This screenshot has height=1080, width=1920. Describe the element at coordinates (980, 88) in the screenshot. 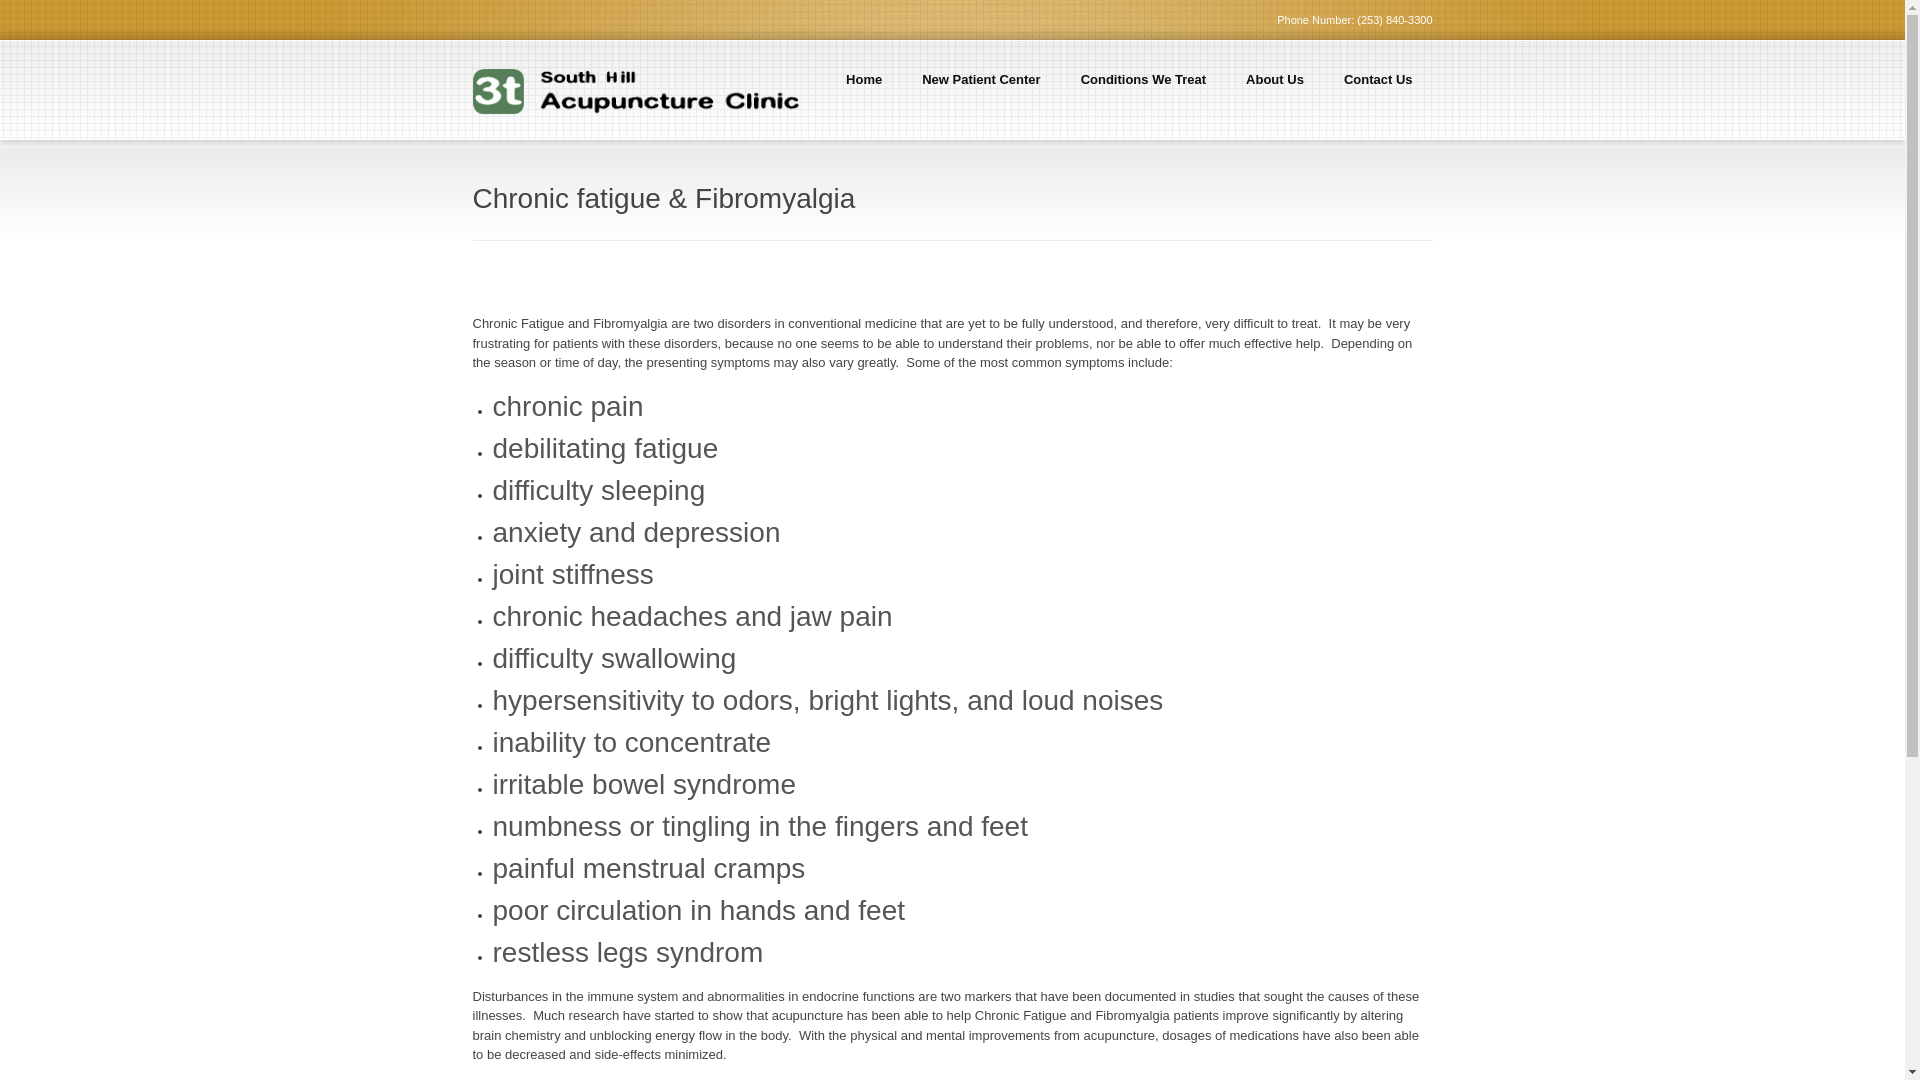

I see `'New Patient Center'` at that location.